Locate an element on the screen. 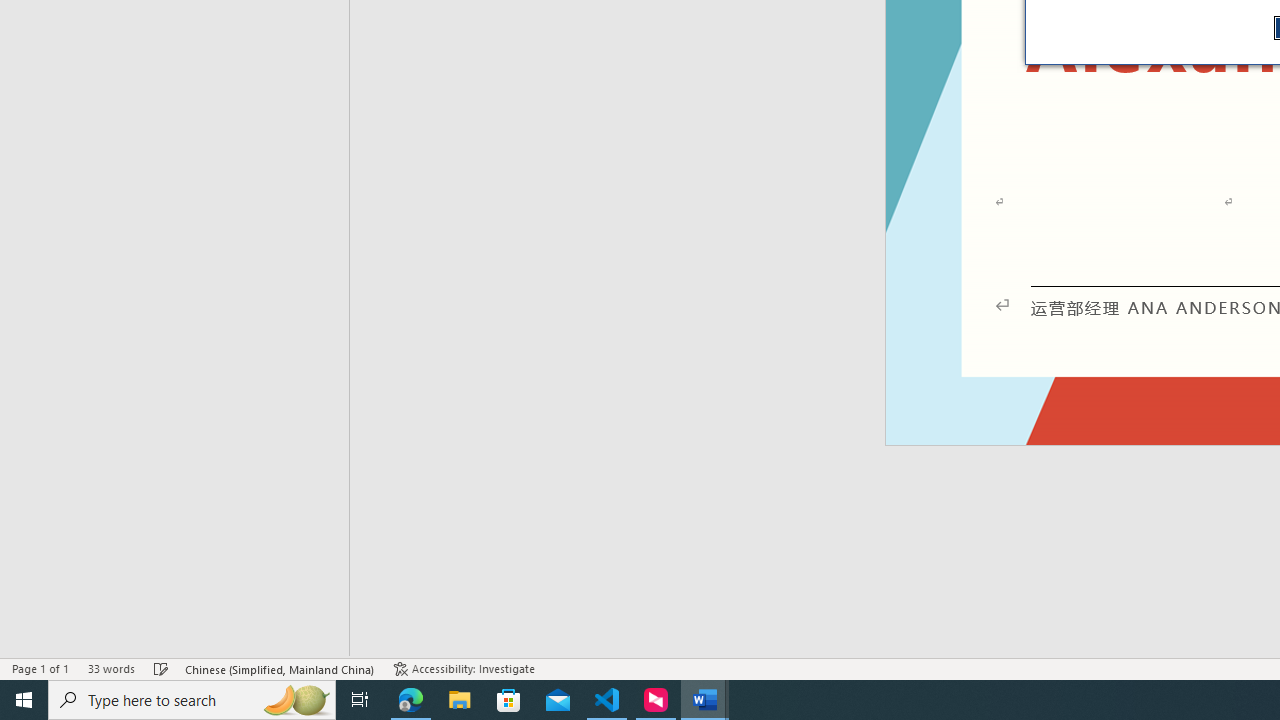 The width and height of the screenshot is (1280, 720). 'Start' is located at coordinates (24, 698).